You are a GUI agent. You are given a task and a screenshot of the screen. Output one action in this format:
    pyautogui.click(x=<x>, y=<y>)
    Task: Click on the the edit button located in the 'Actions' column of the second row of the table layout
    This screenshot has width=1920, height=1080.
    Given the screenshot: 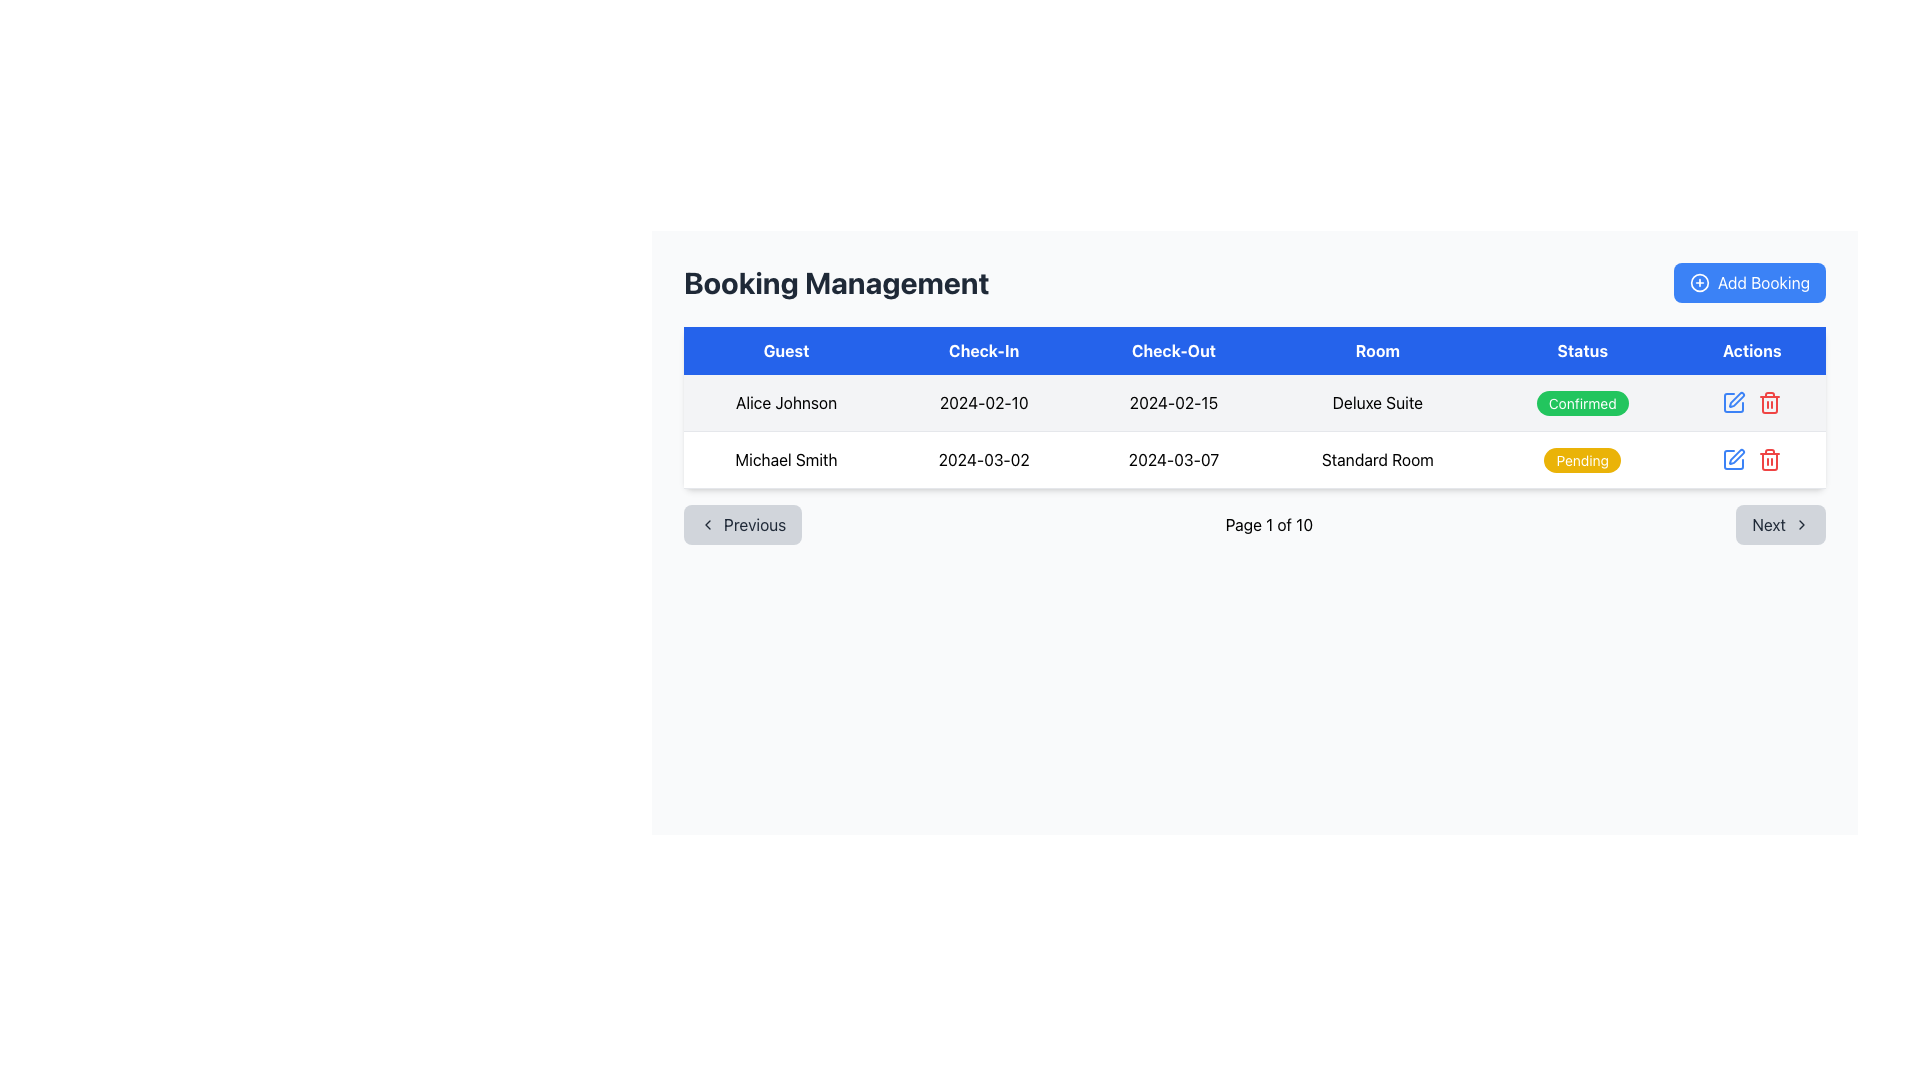 What is the action you would take?
    pyautogui.click(x=1736, y=400)
    